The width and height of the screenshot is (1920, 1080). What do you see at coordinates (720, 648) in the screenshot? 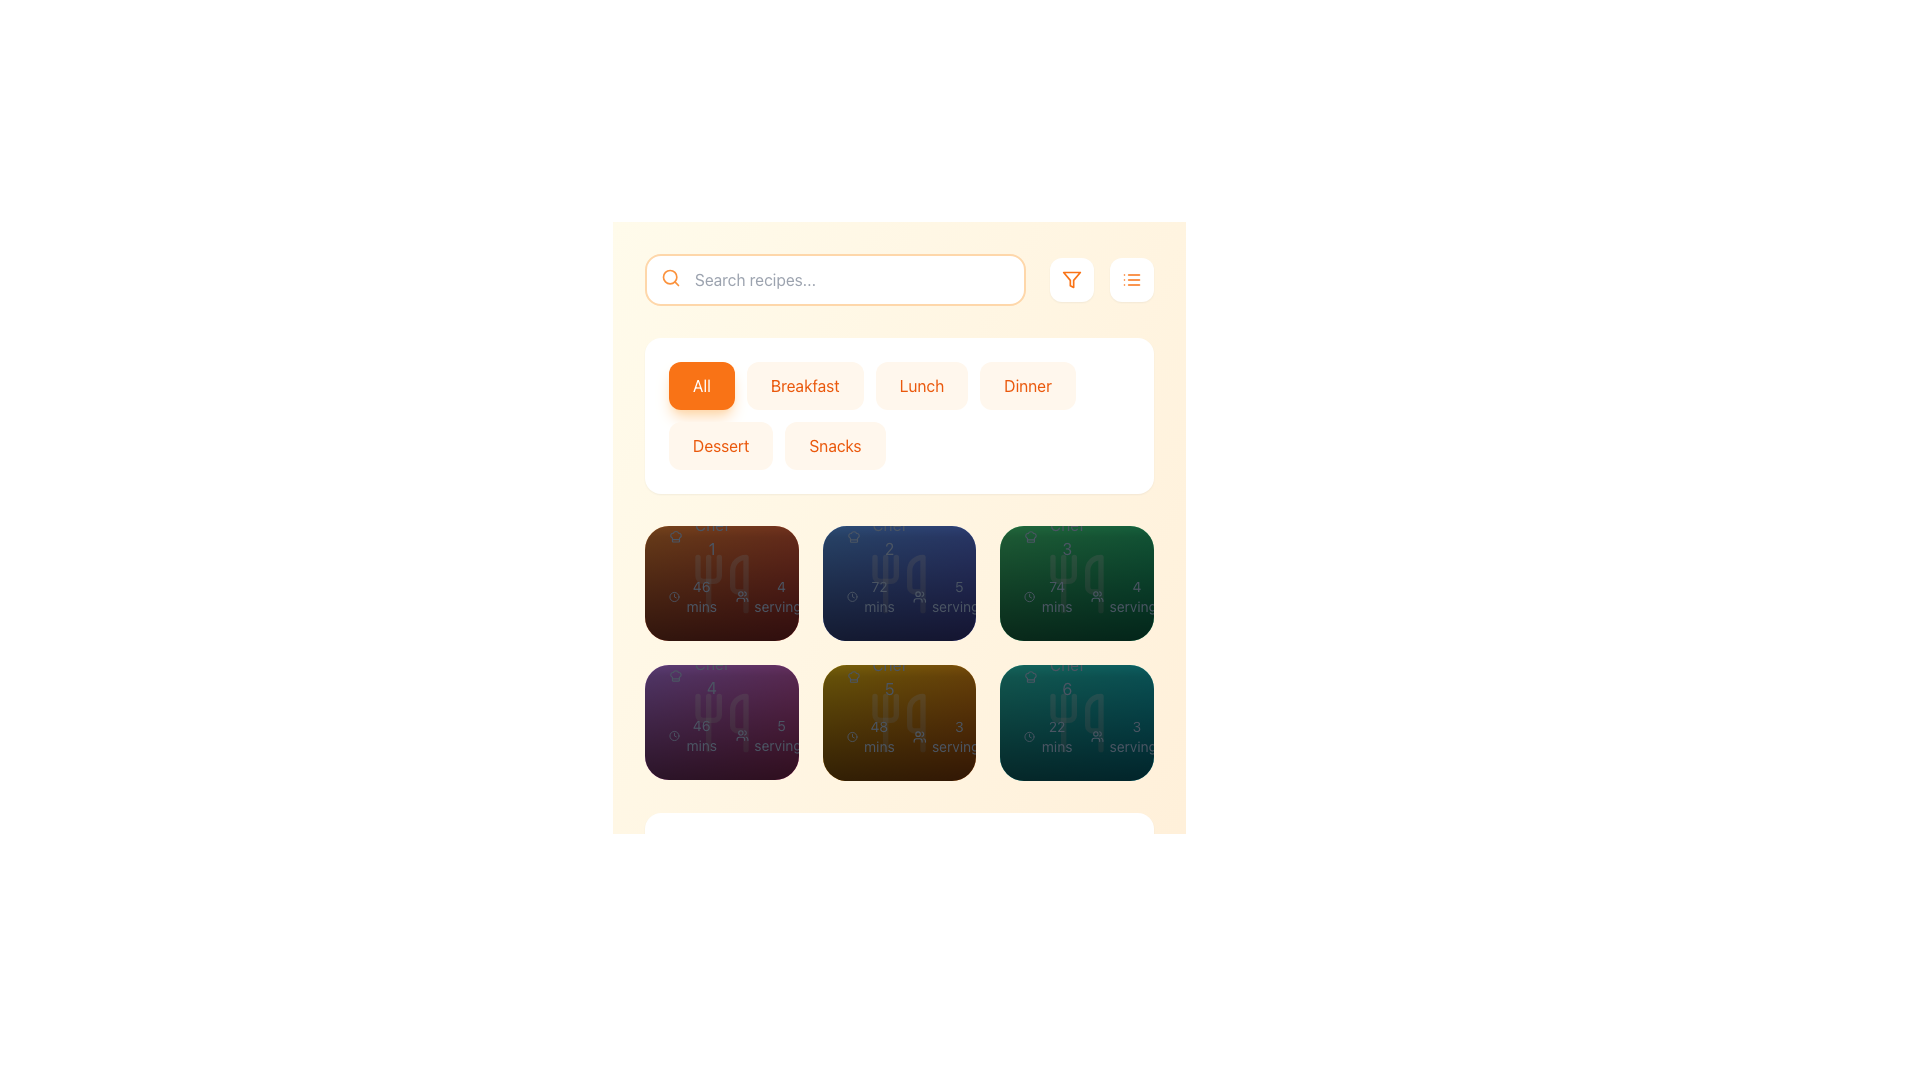
I see `the Display Card Header of the second card in the grid` at bounding box center [720, 648].